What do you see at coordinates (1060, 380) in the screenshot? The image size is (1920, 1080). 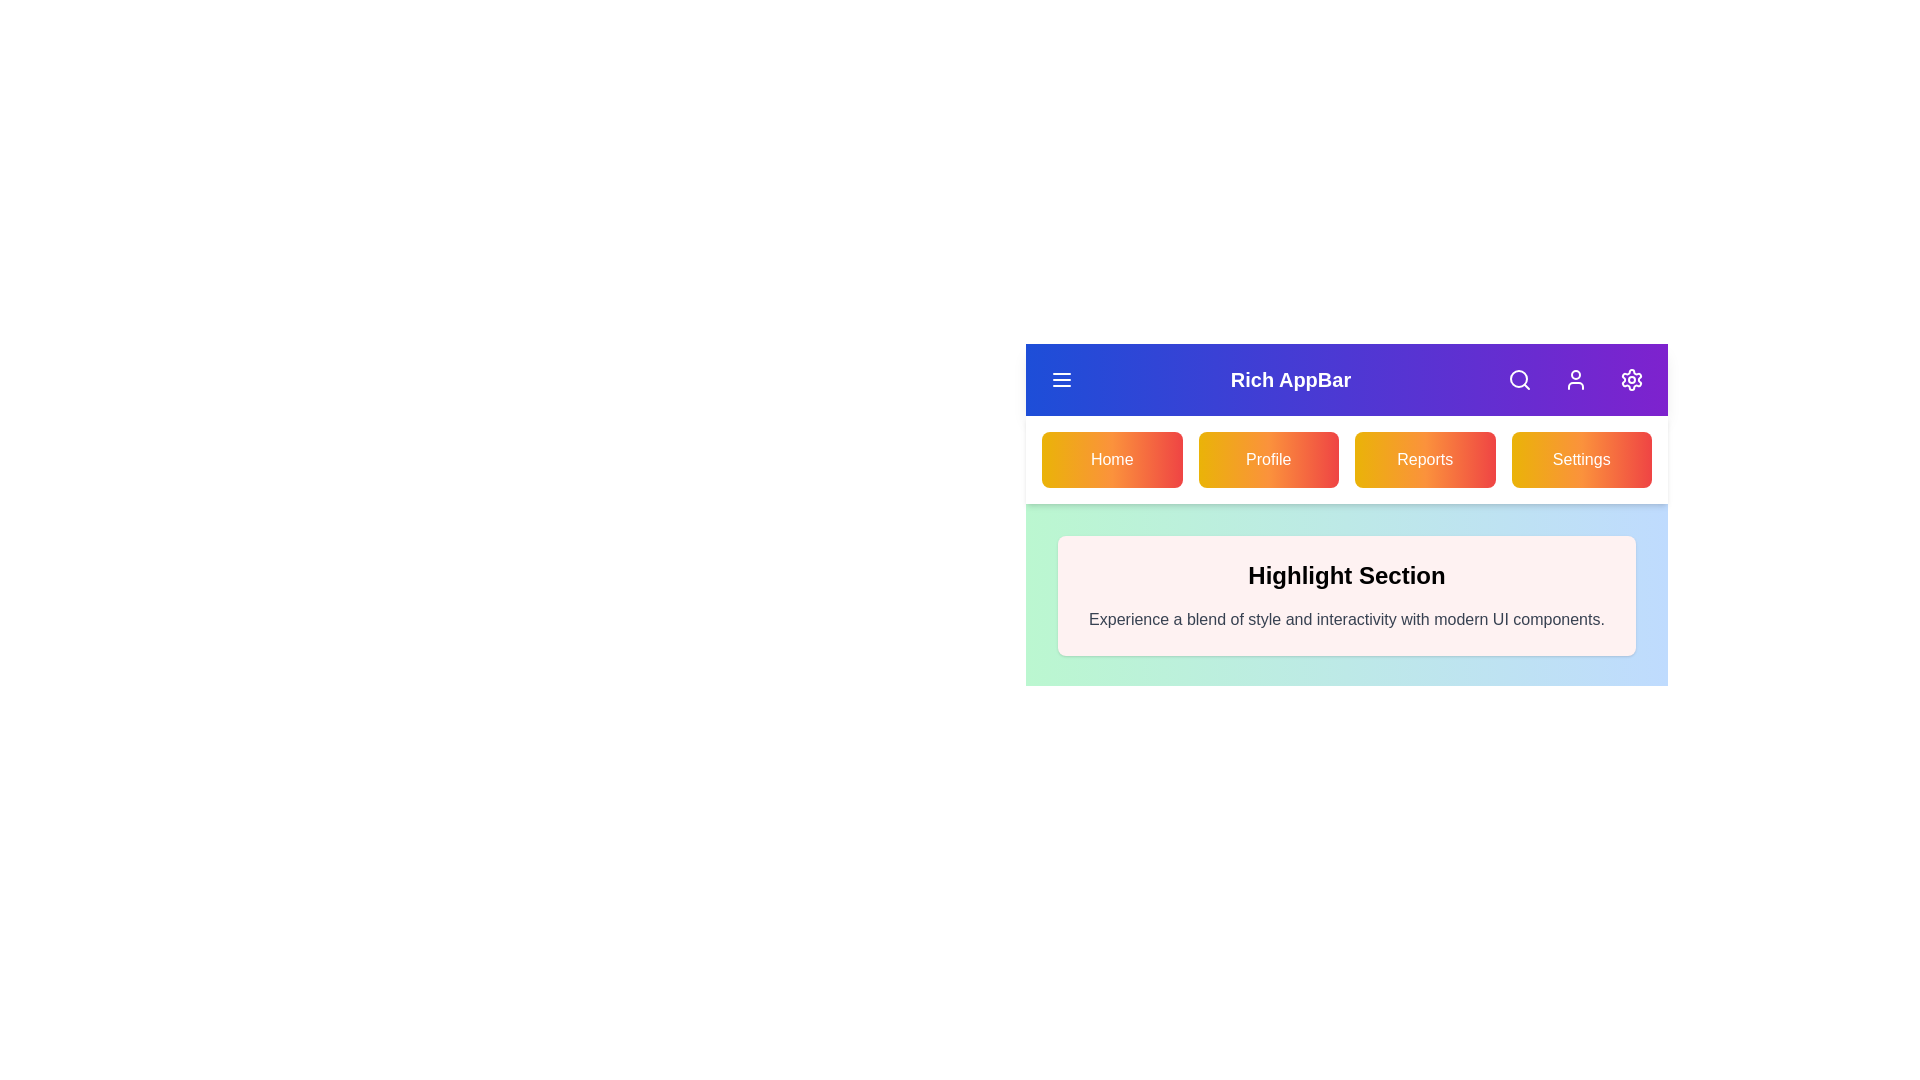 I see `menu icon to toggle the navigation menu visibility` at bounding box center [1060, 380].